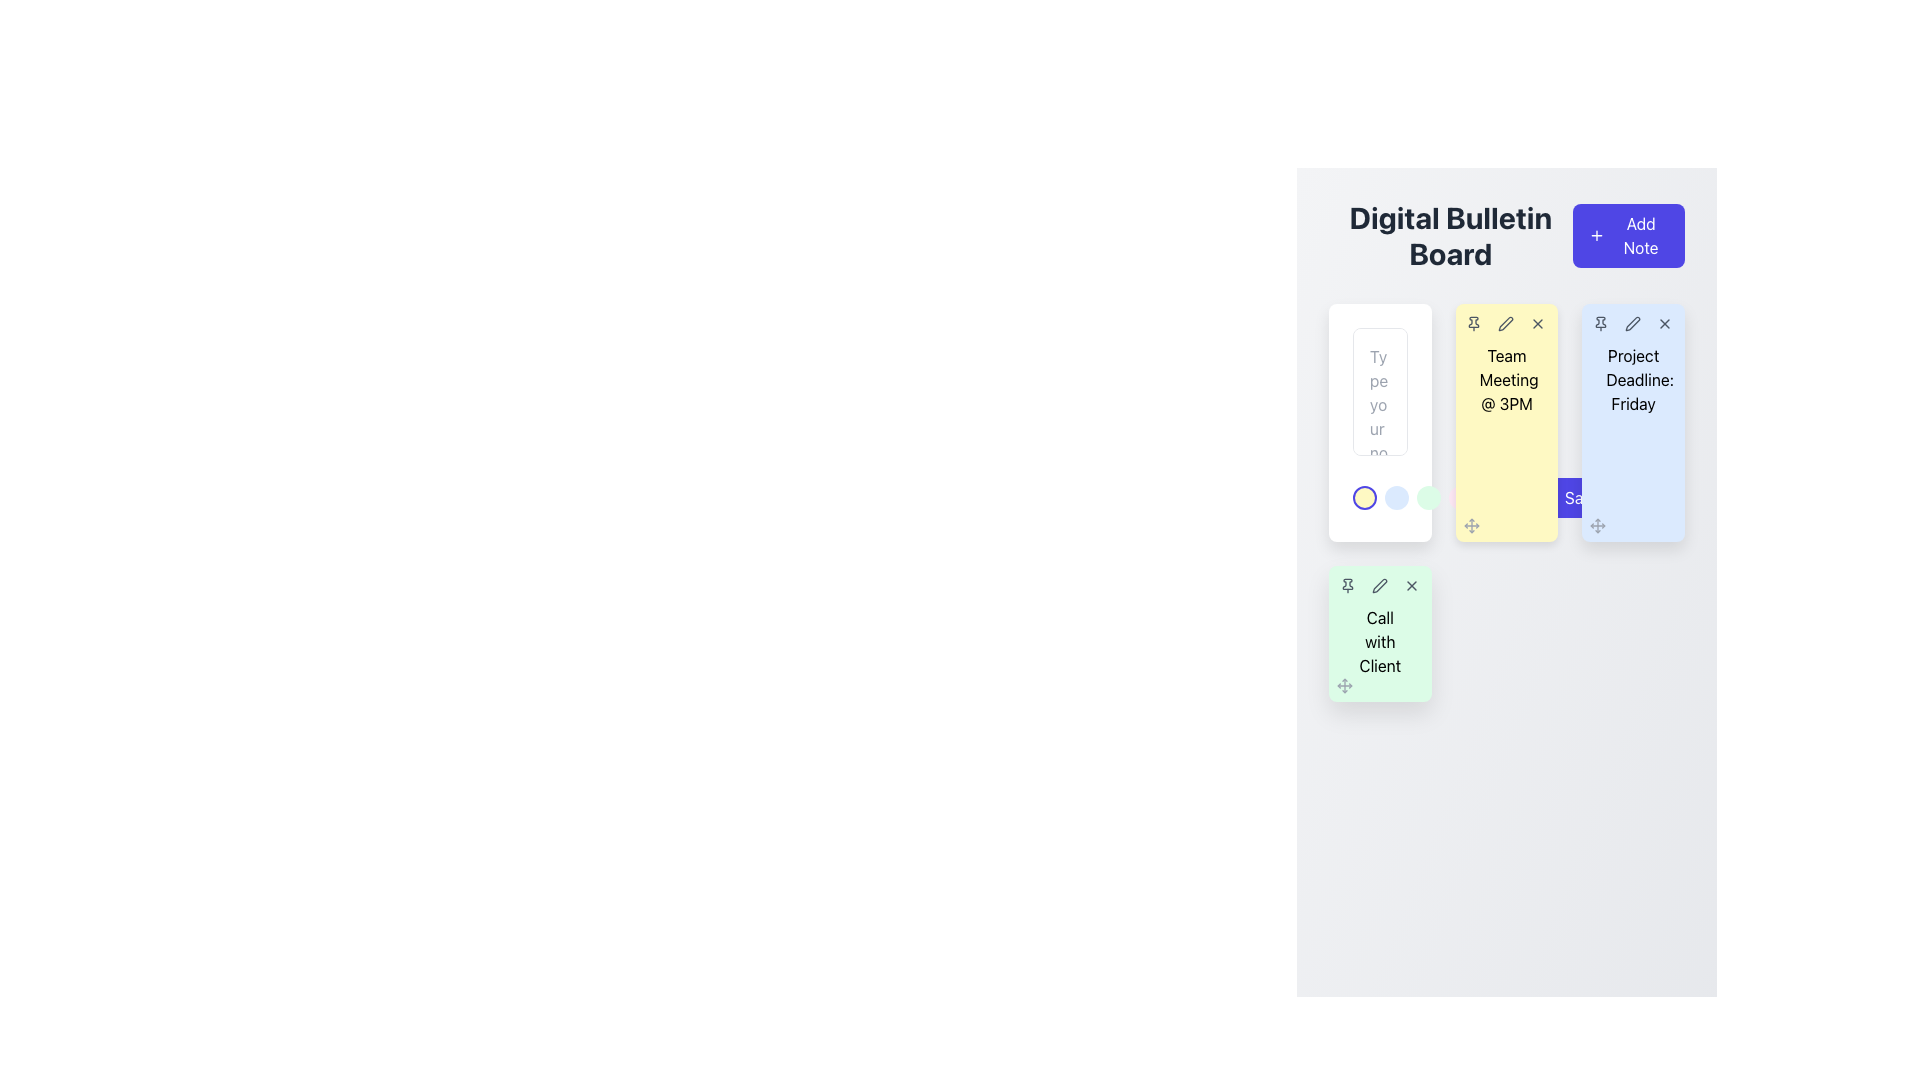 Image resolution: width=1920 pixels, height=1080 pixels. Describe the element at coordinates (1410, 585) in the screenshot. I see `the close or delete button located at the top-right corner of the light green note labeled 'Call with Client'` at that location.